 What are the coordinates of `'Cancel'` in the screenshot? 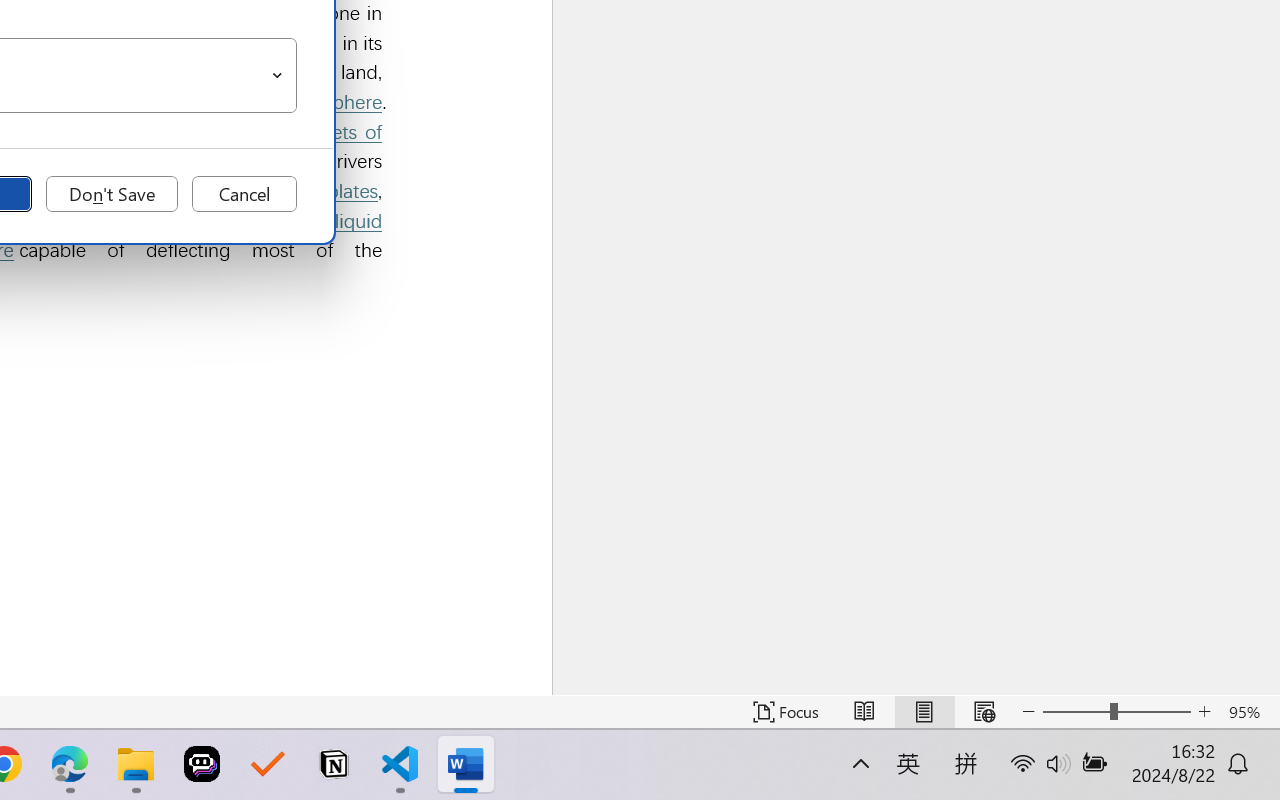 It's located at (243, 193).